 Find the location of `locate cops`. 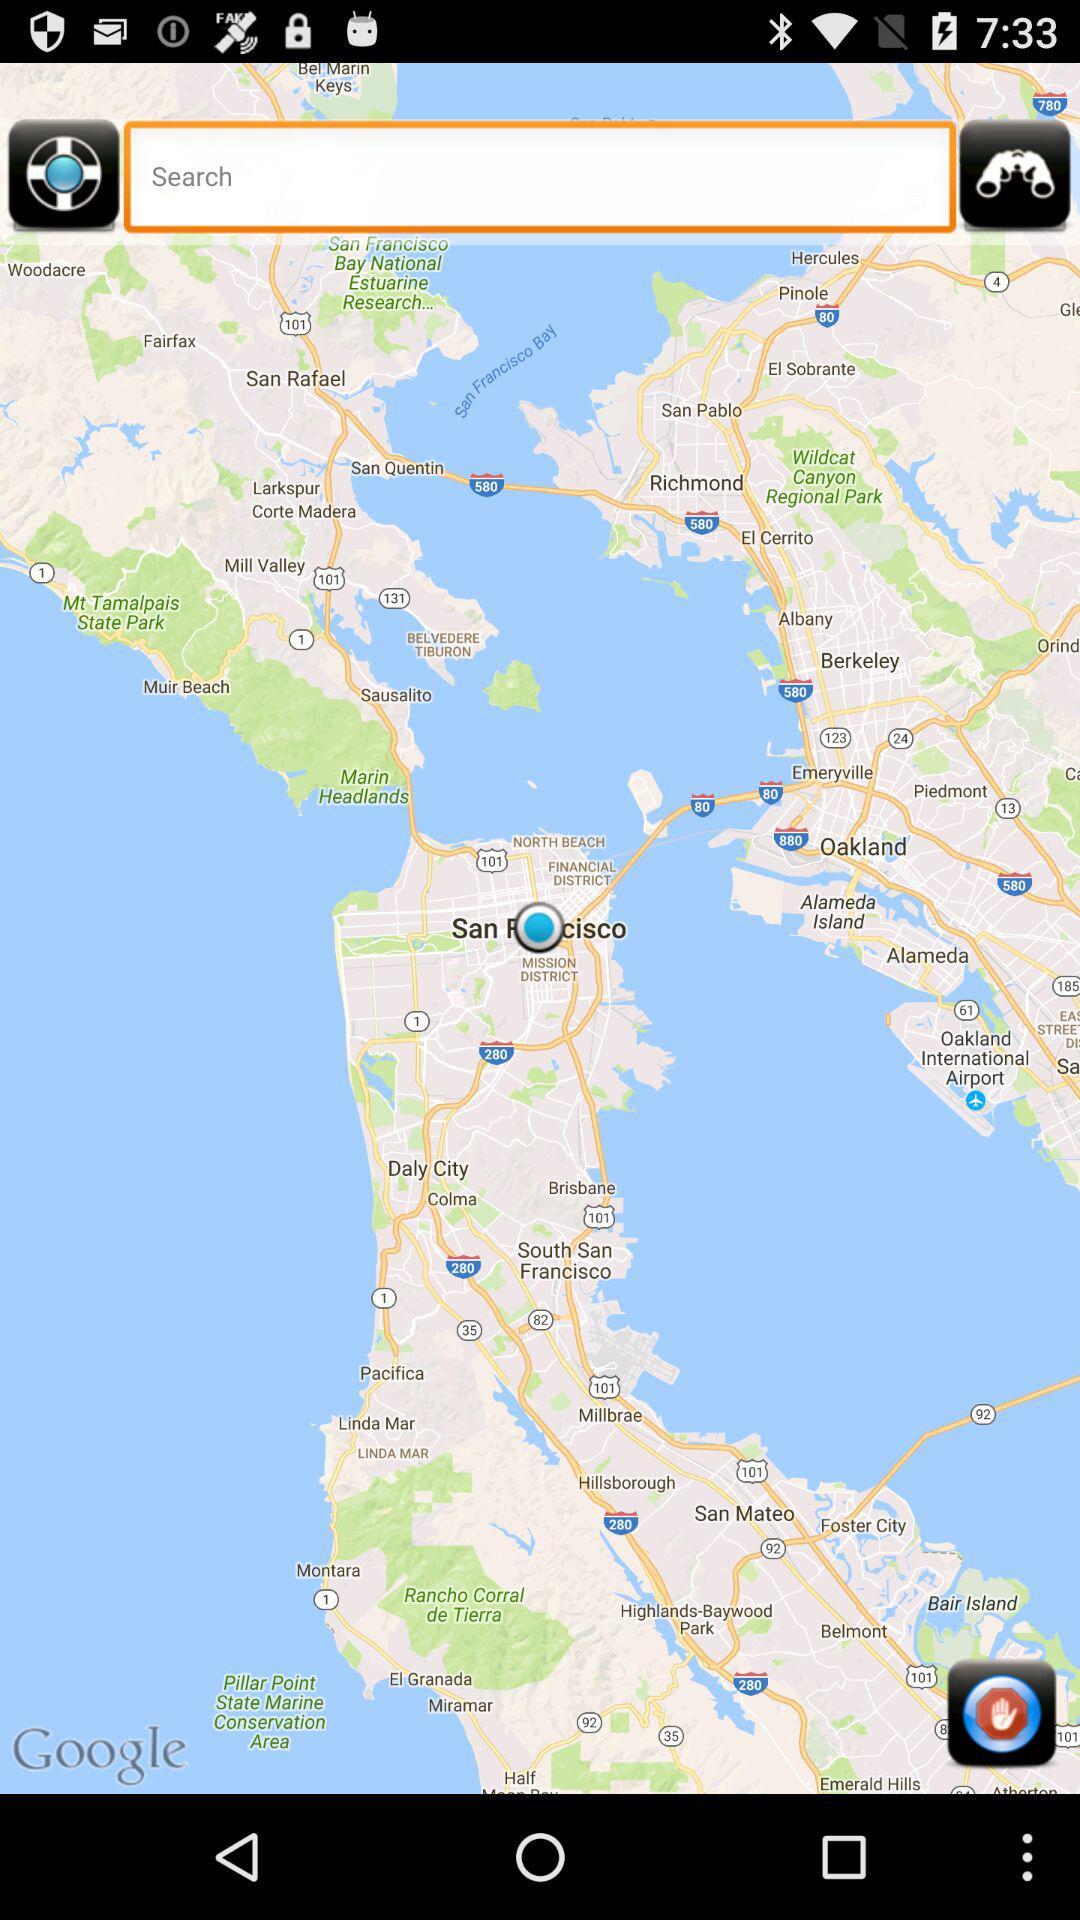

locate cops is located at coordinates (1015, 182).